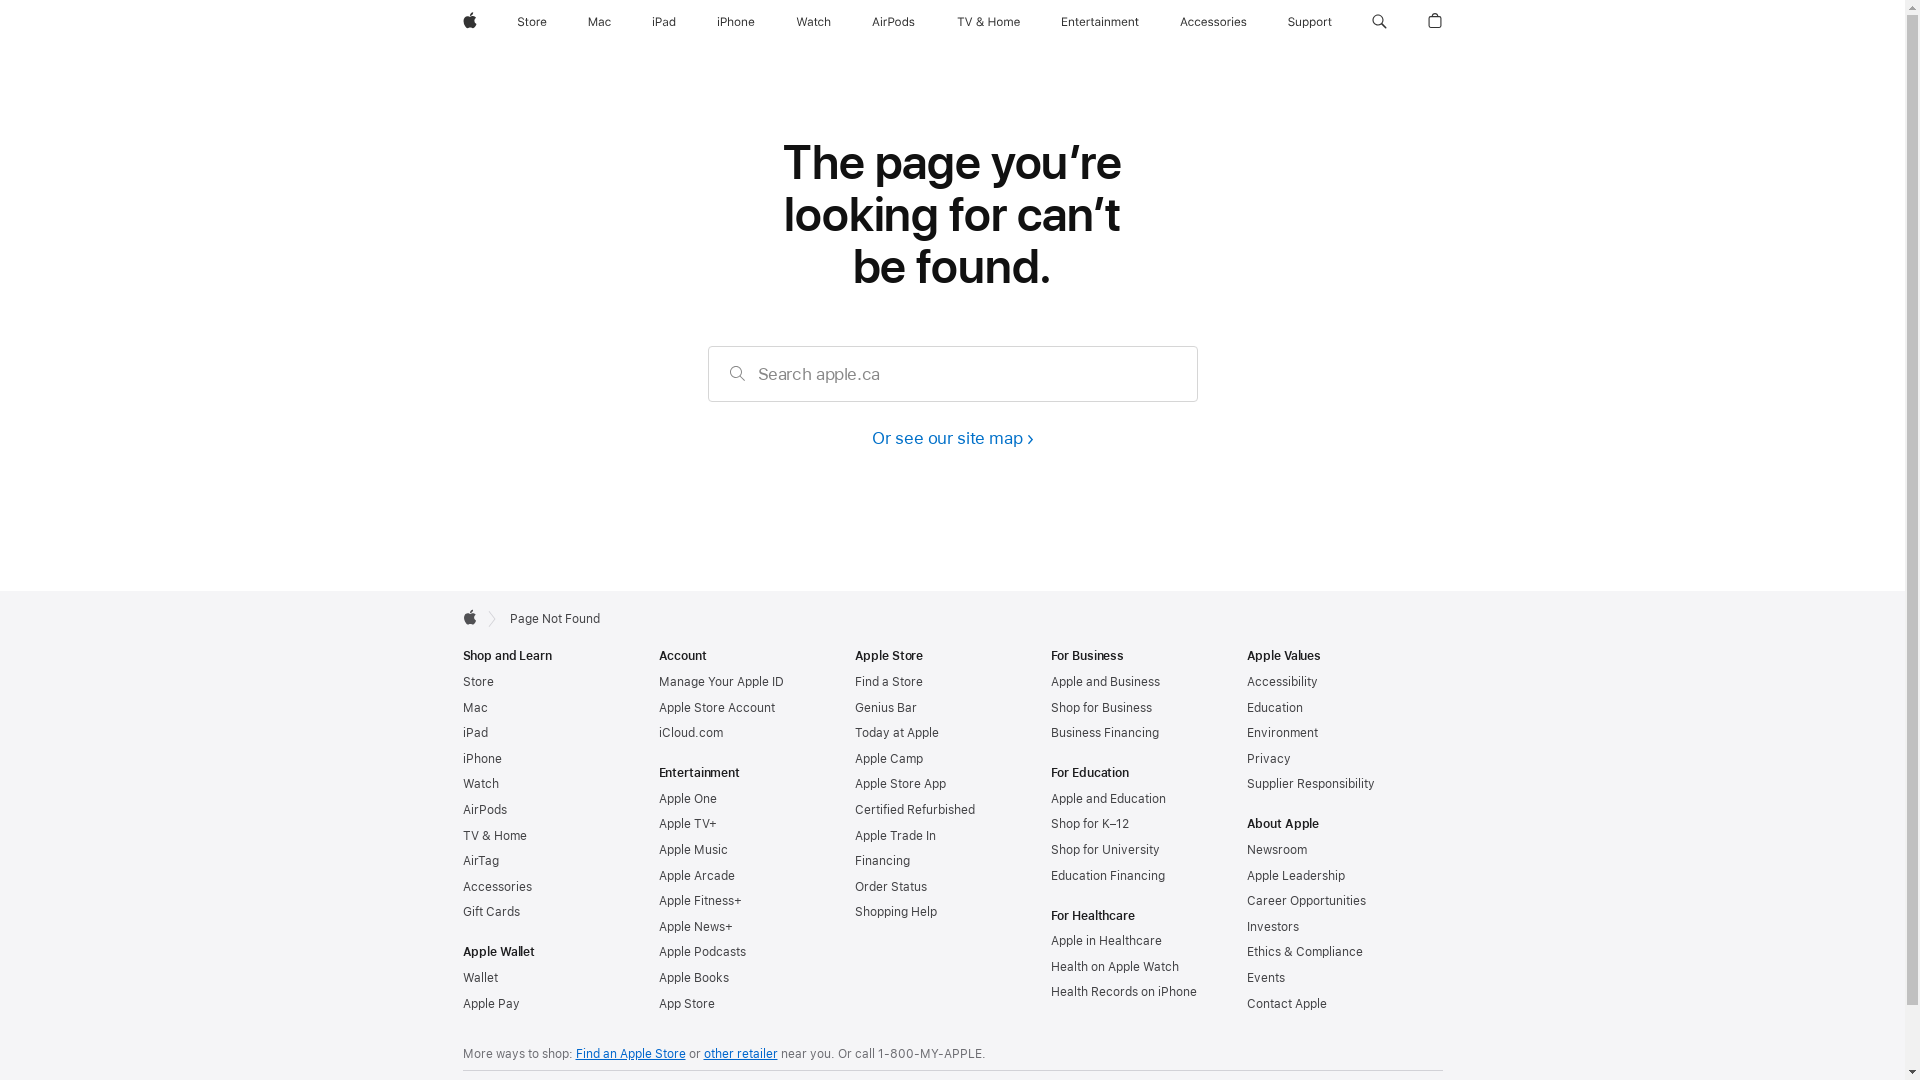  I want to click on 'Shopping Help', so click(893, 911).